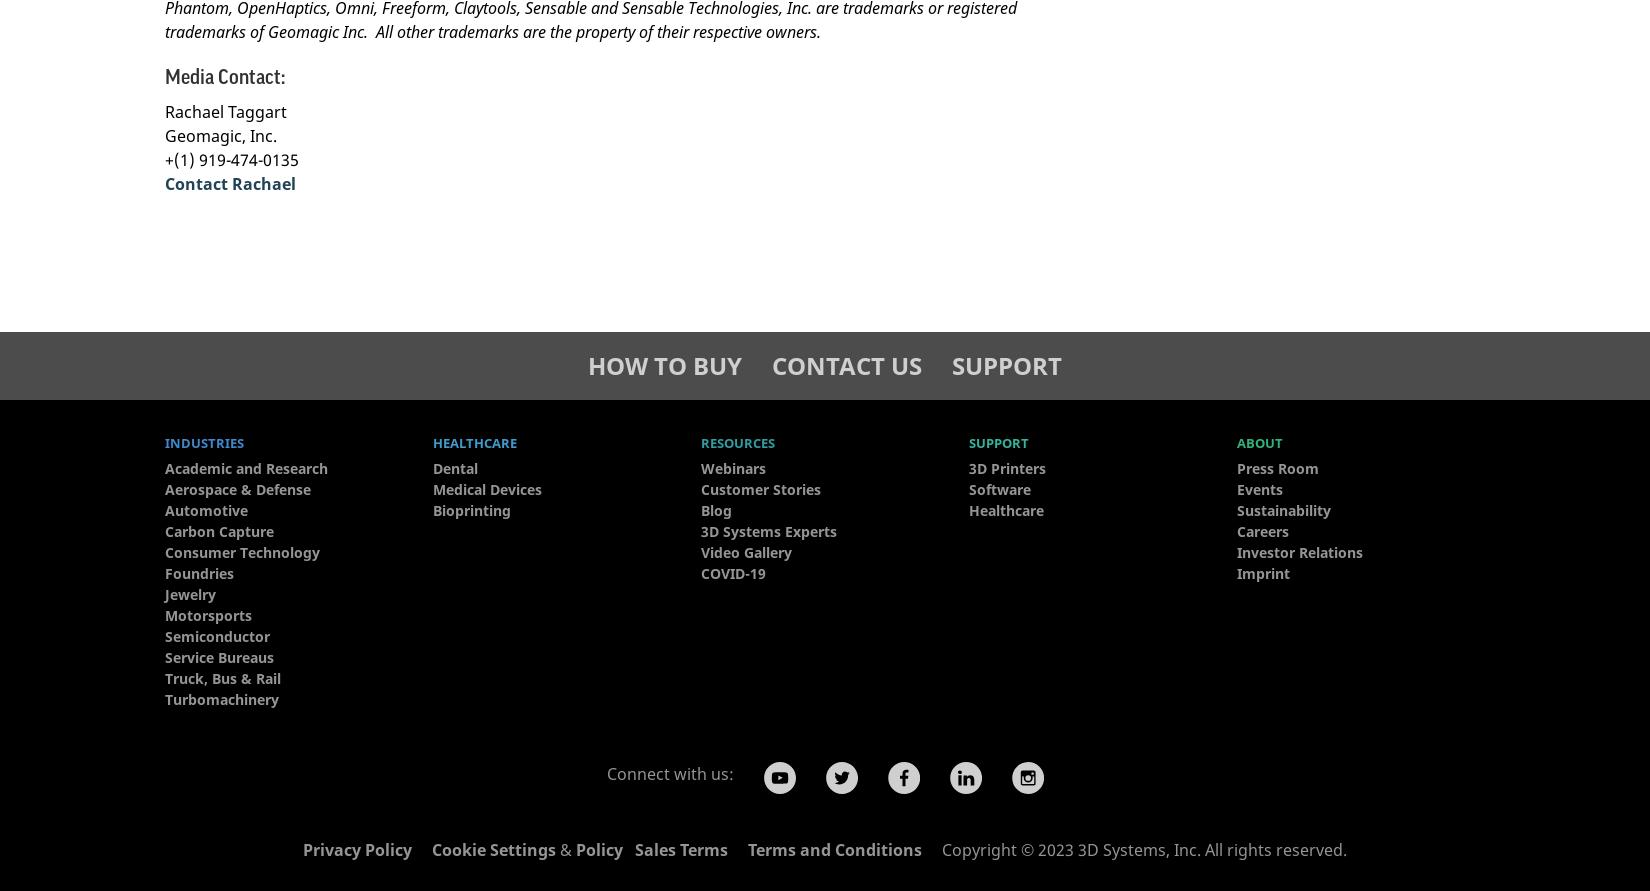 This screenshot has height=891, width=1650. What do you see at coordinates (1237, 487) in the screenshot?
I see `'Events'` at bounding box center [1237, 487].